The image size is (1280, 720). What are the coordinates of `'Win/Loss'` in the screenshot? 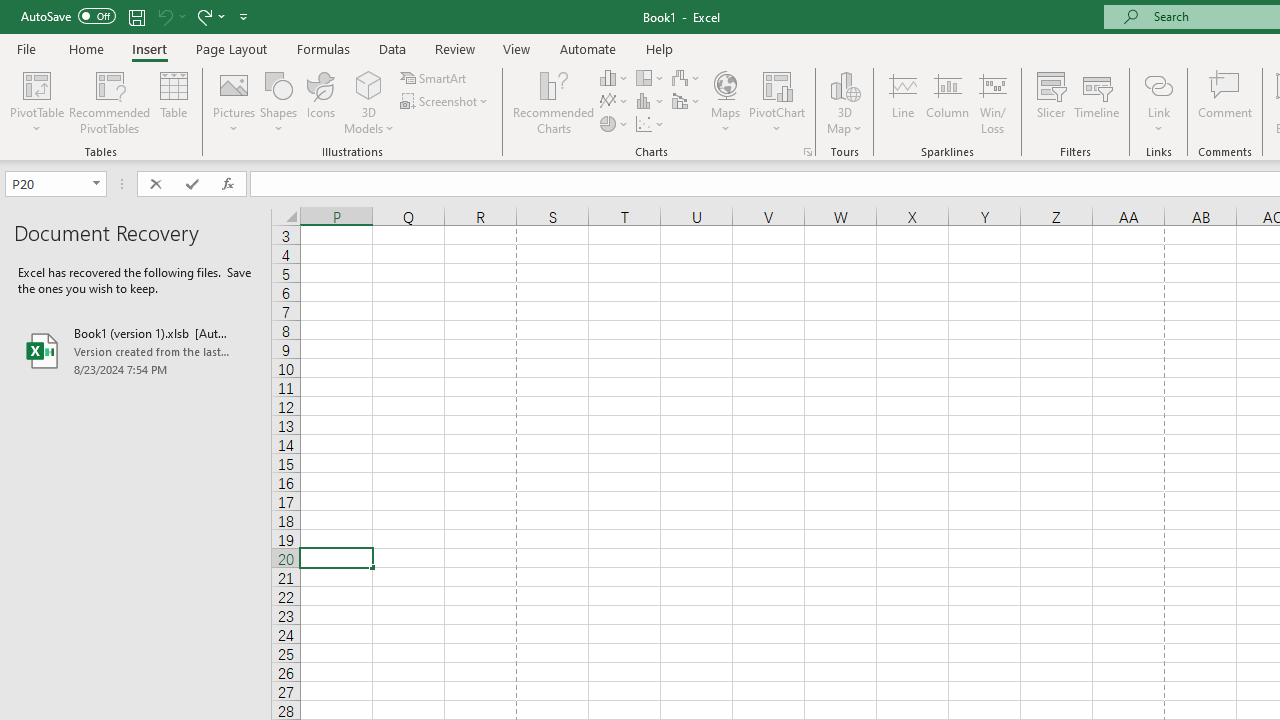 It's located at (992, 103).